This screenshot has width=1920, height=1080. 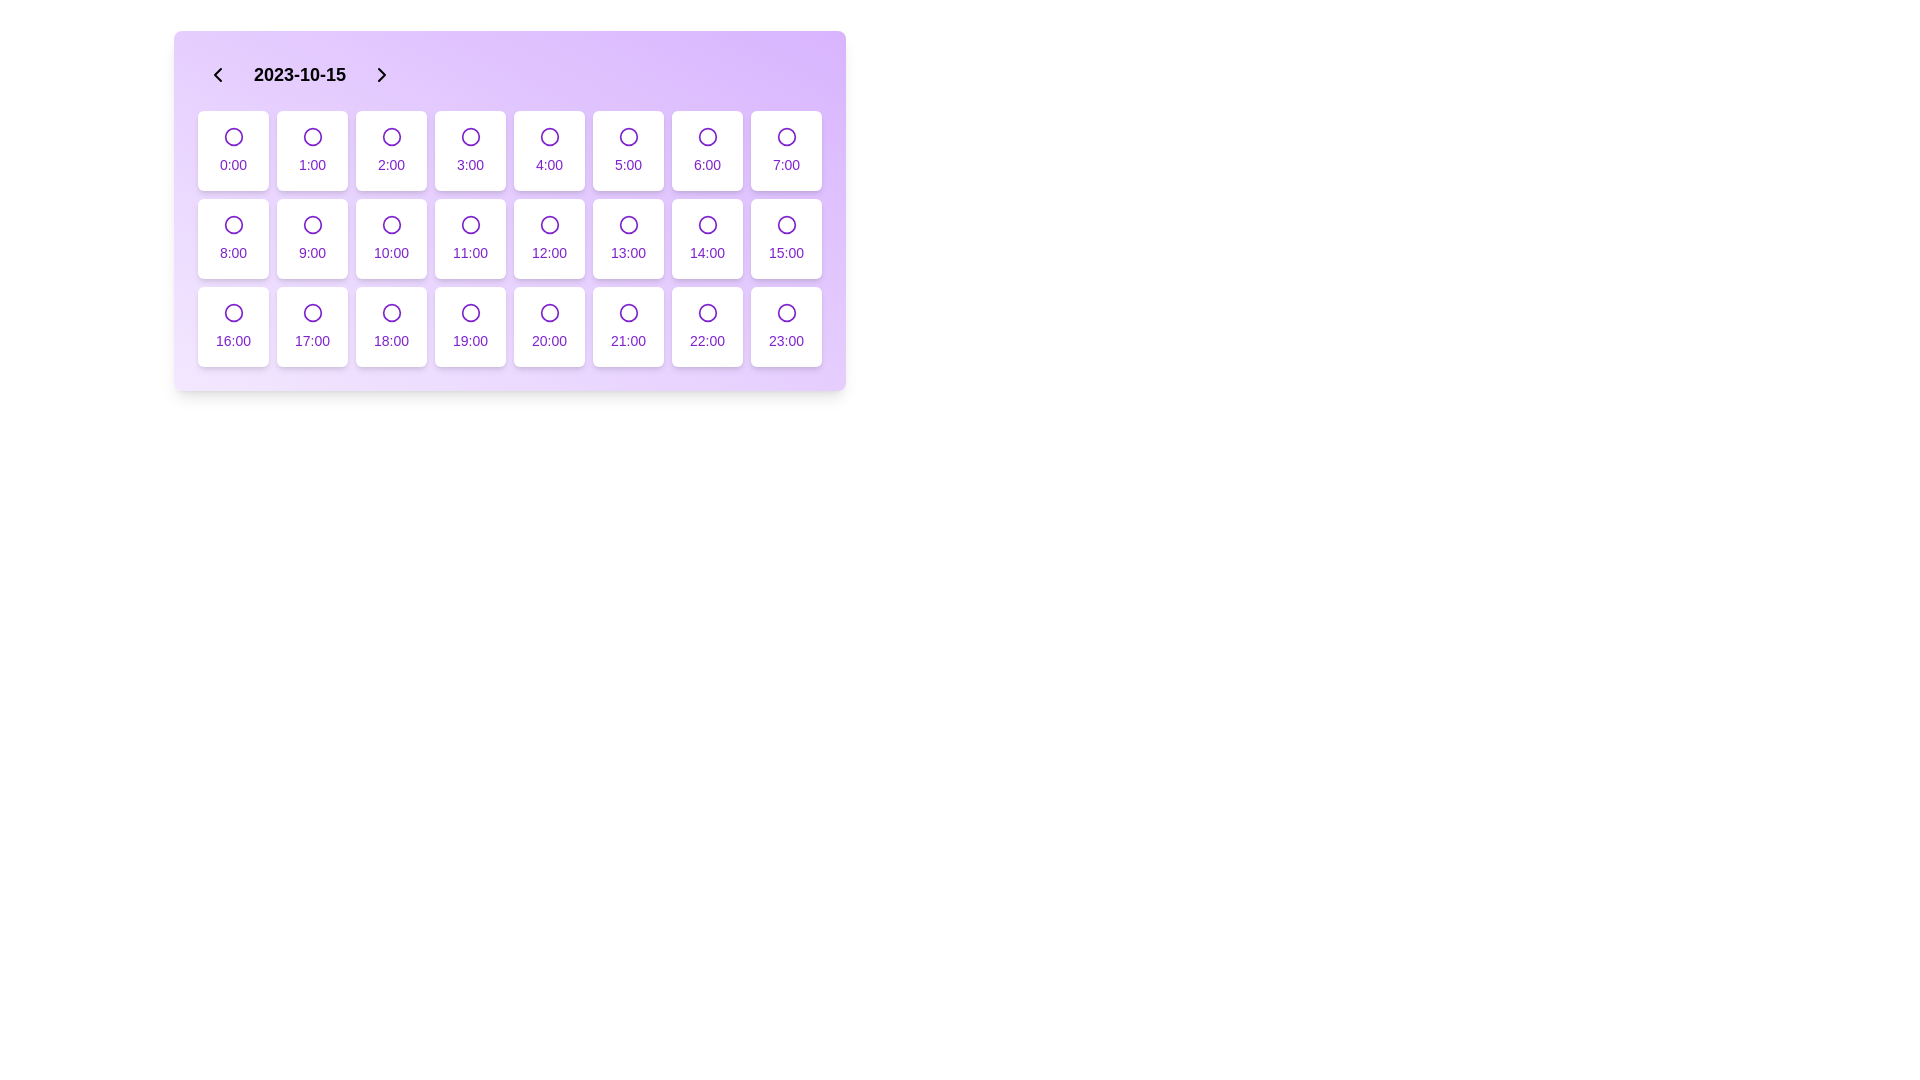 What do you see at coordinates (469, 136) in the screenshot?
I see `the purple stroke circle-shaped SVG icon located at the top center of the card displaying '3:00'` at bounding box center [469, 136].